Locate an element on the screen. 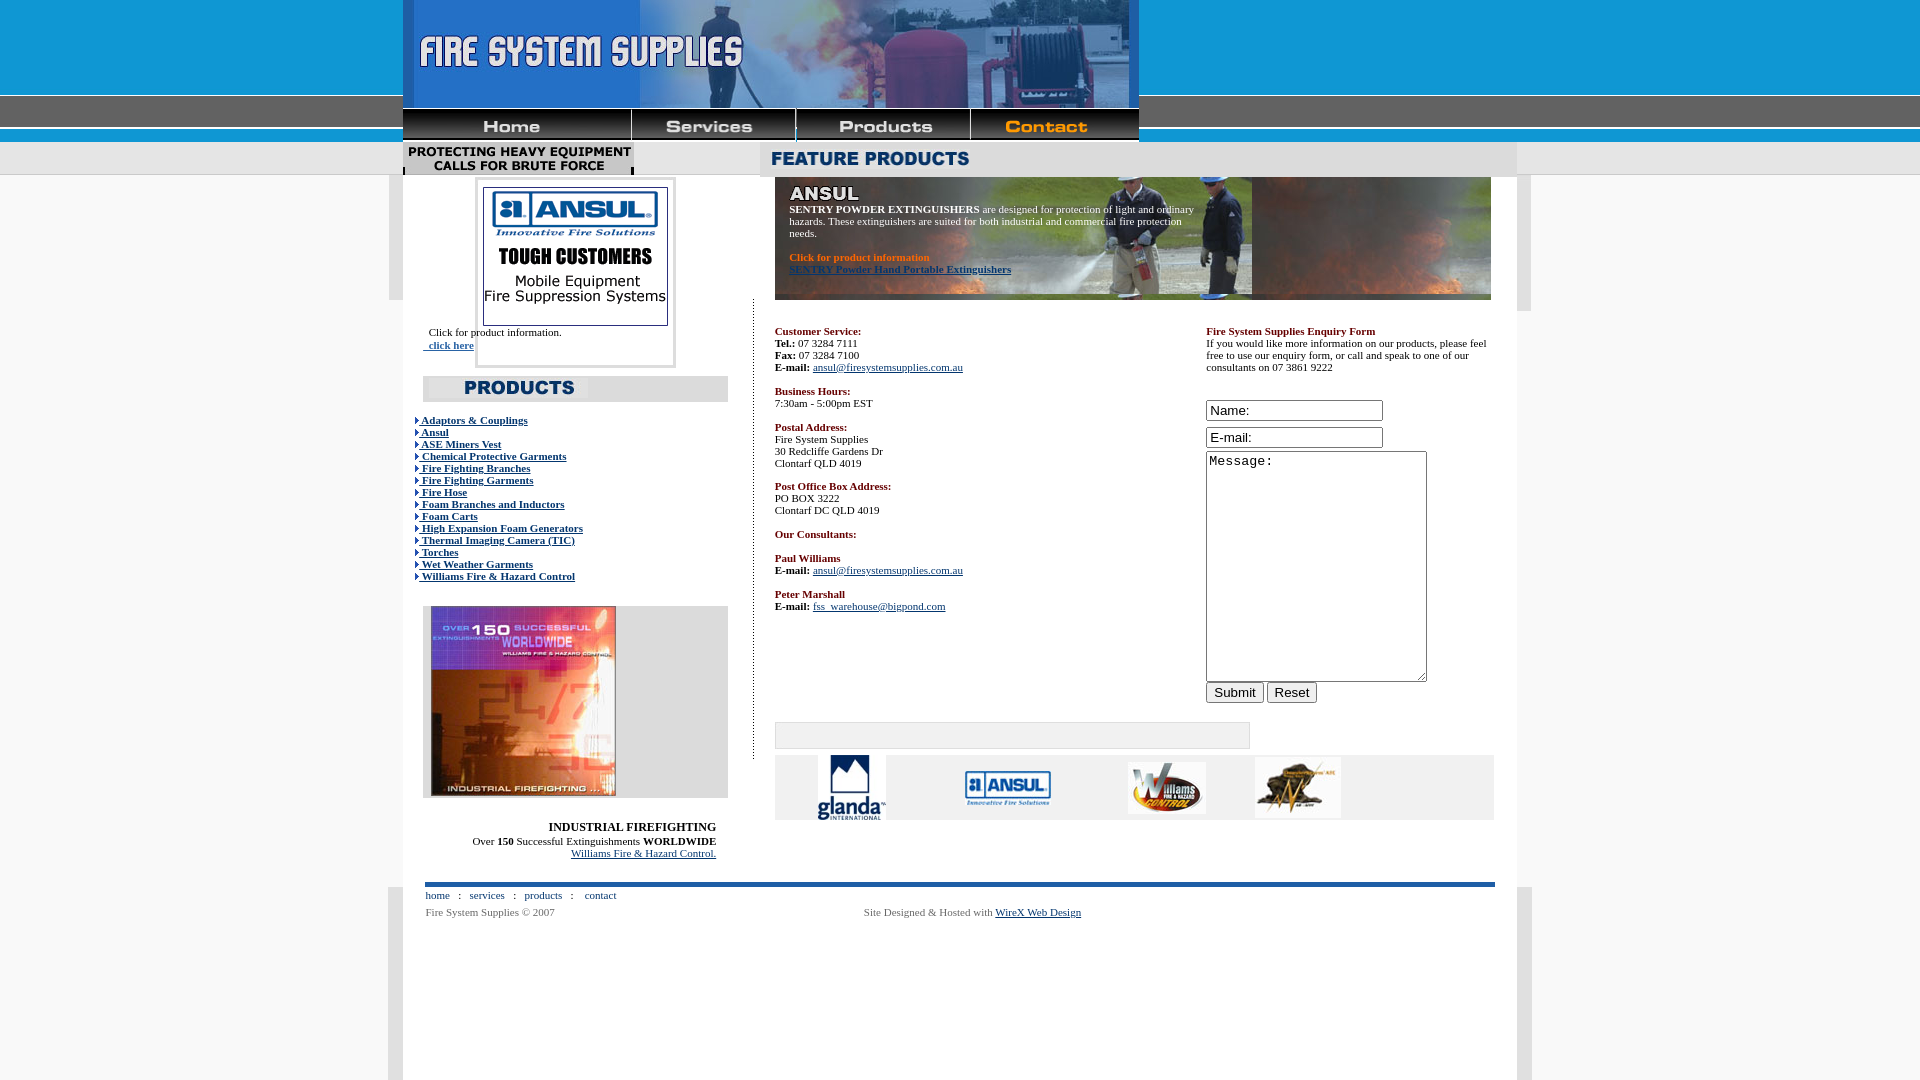 The width and height of the screenshot is (1920, 1080). ' Fire Fighting Branches' is located at coordinates (471, 467).